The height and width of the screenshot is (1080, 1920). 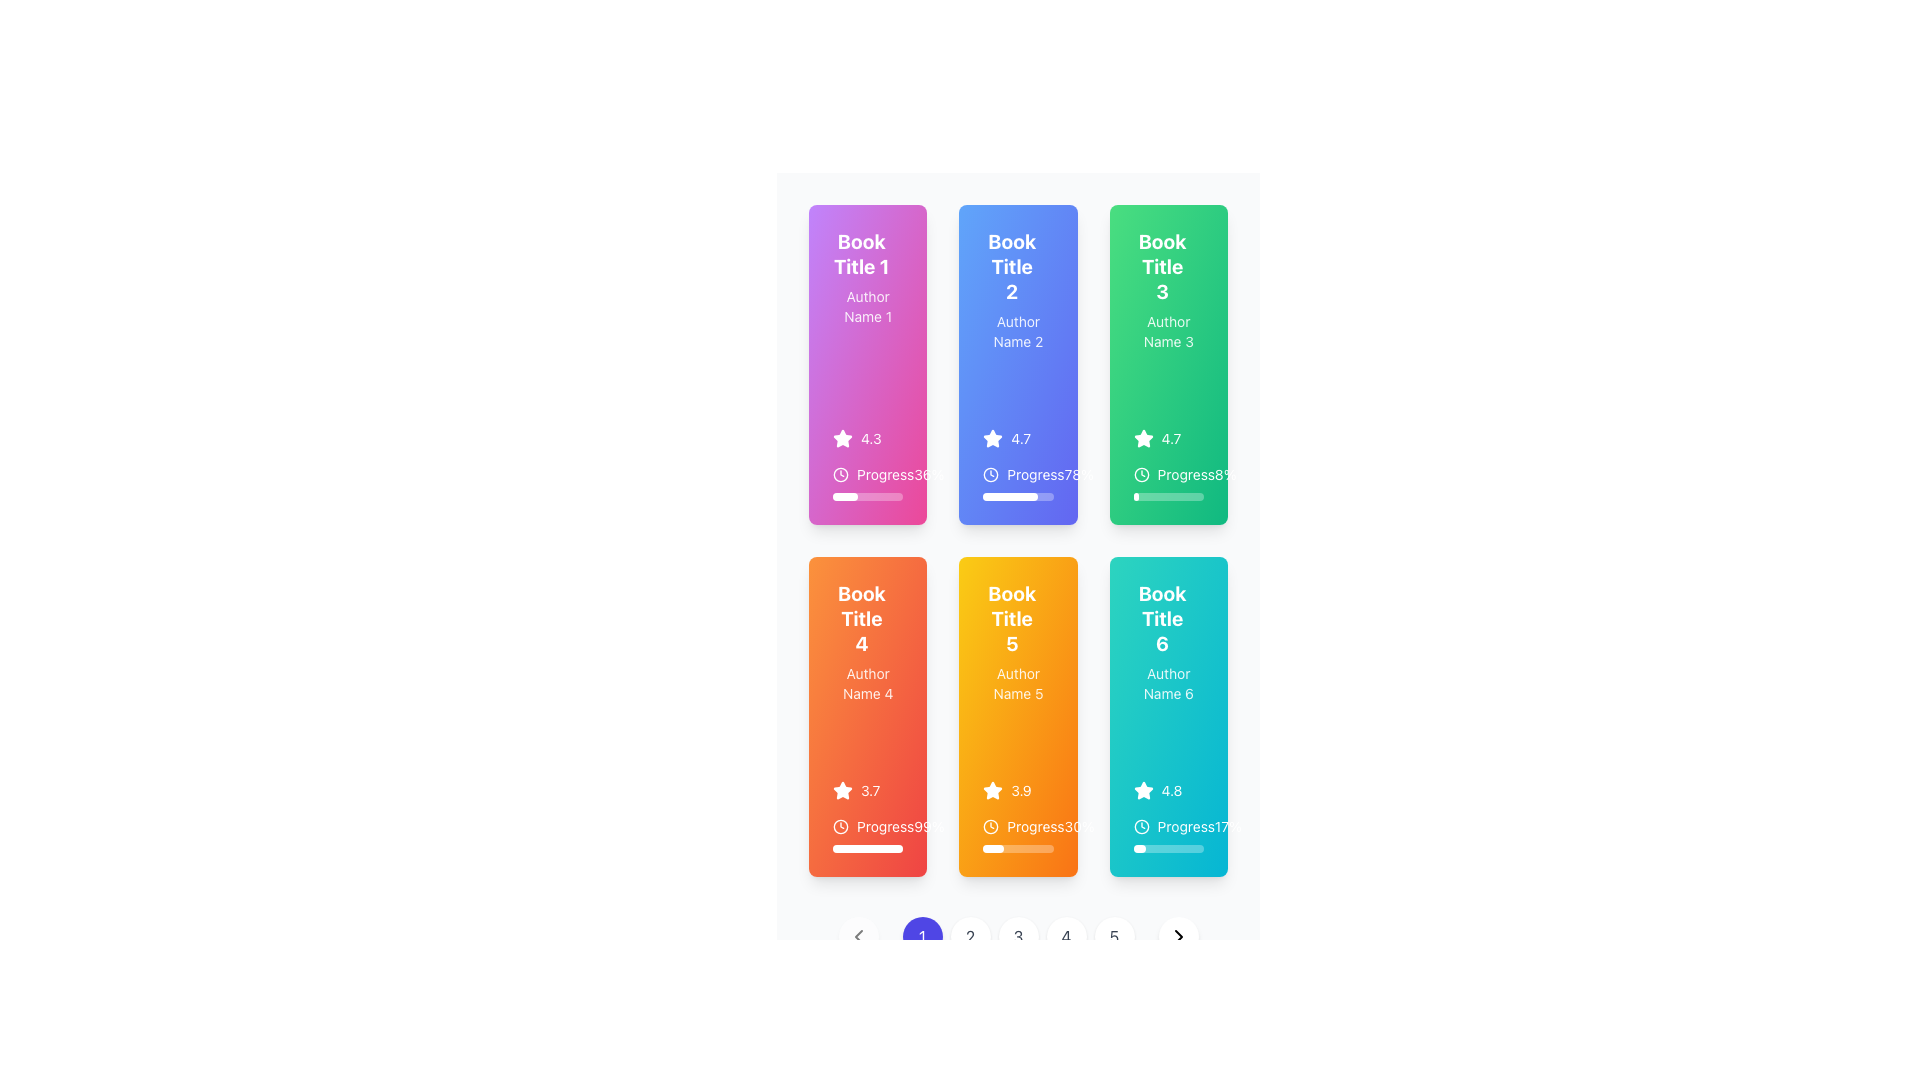 What do you see at coordinates (868, 365) in the screenshot?
I see `the first card component in the grid layout, which features a gradient background from purple to pink, displaying the book title 'Book Title 1', author name 'Author Name 1', a star rating of '4.3', and a progress indicator with 'Progress36%'` at bounding box center [868, 365].